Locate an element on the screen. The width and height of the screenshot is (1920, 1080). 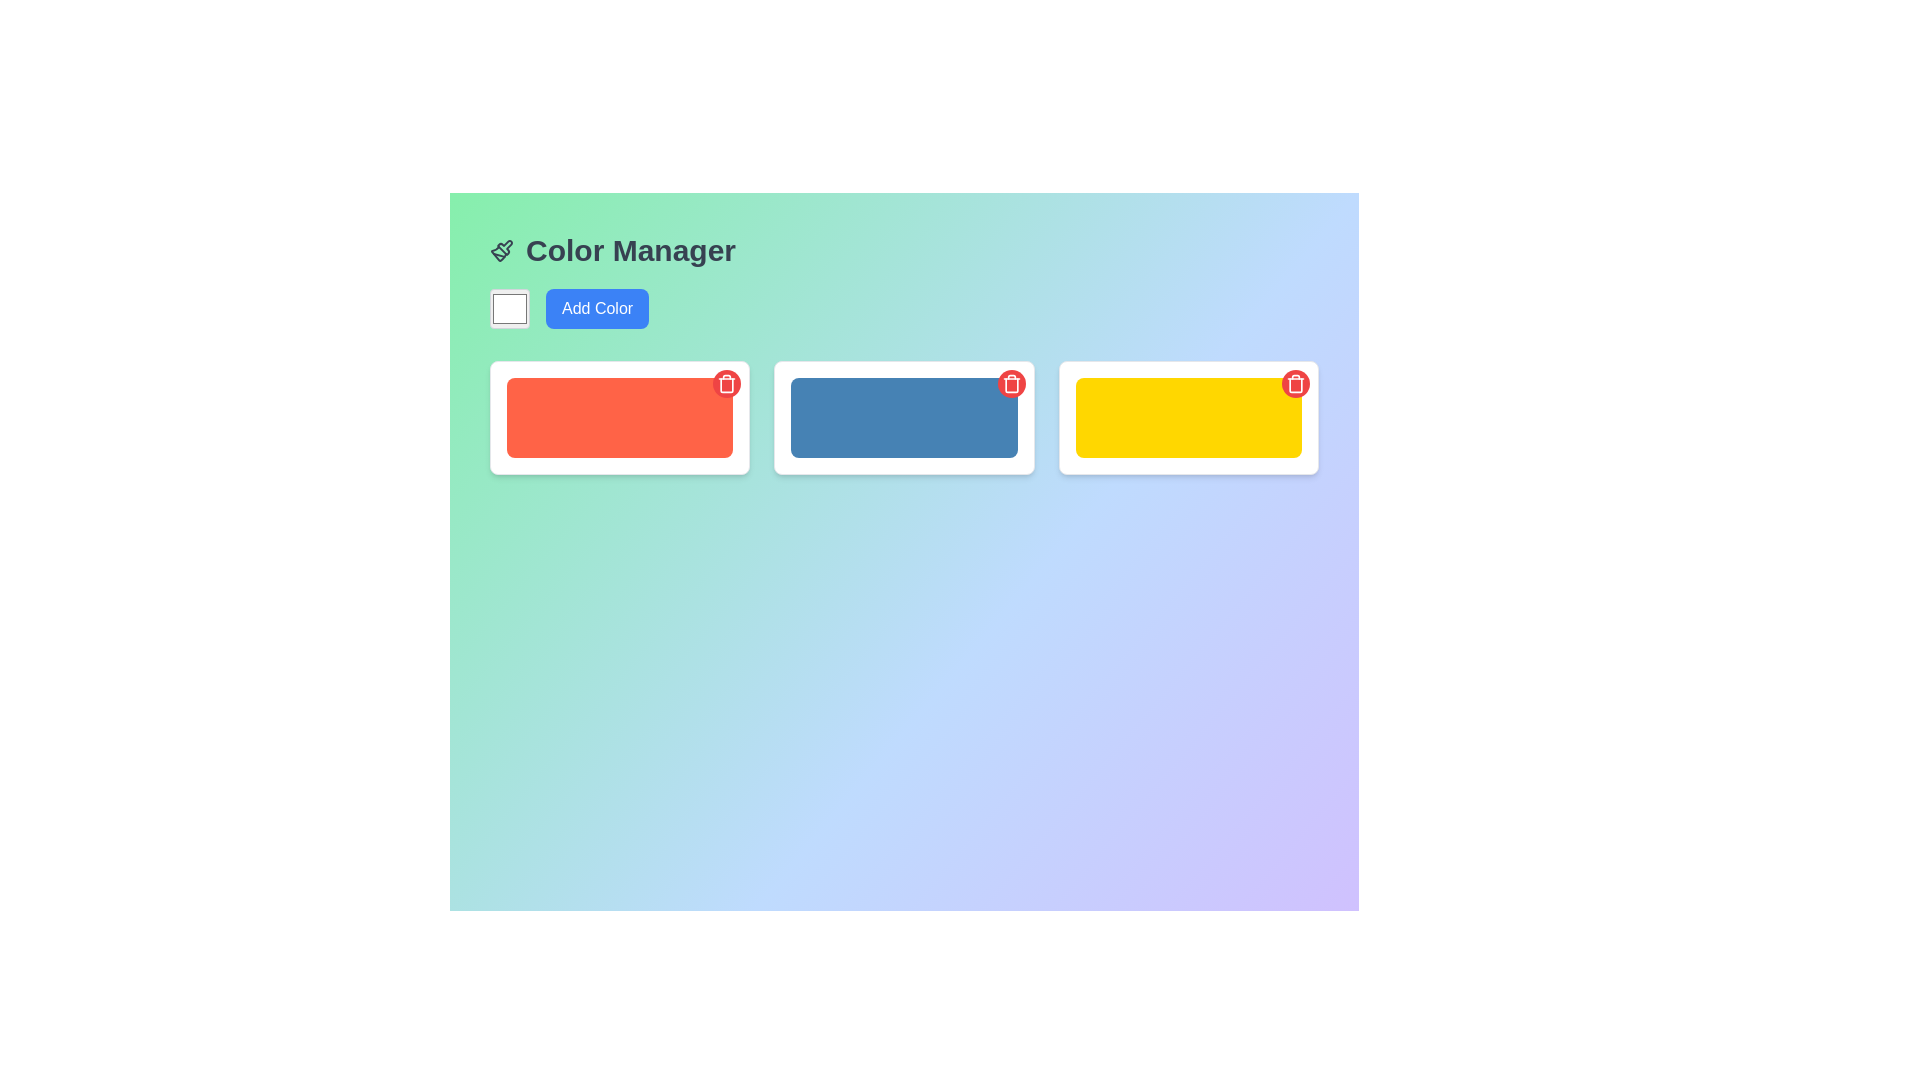
the icon representing the 'Color Manager' section, located to the left of the header text 'Color Manager' is located at coordinates (502, 249).